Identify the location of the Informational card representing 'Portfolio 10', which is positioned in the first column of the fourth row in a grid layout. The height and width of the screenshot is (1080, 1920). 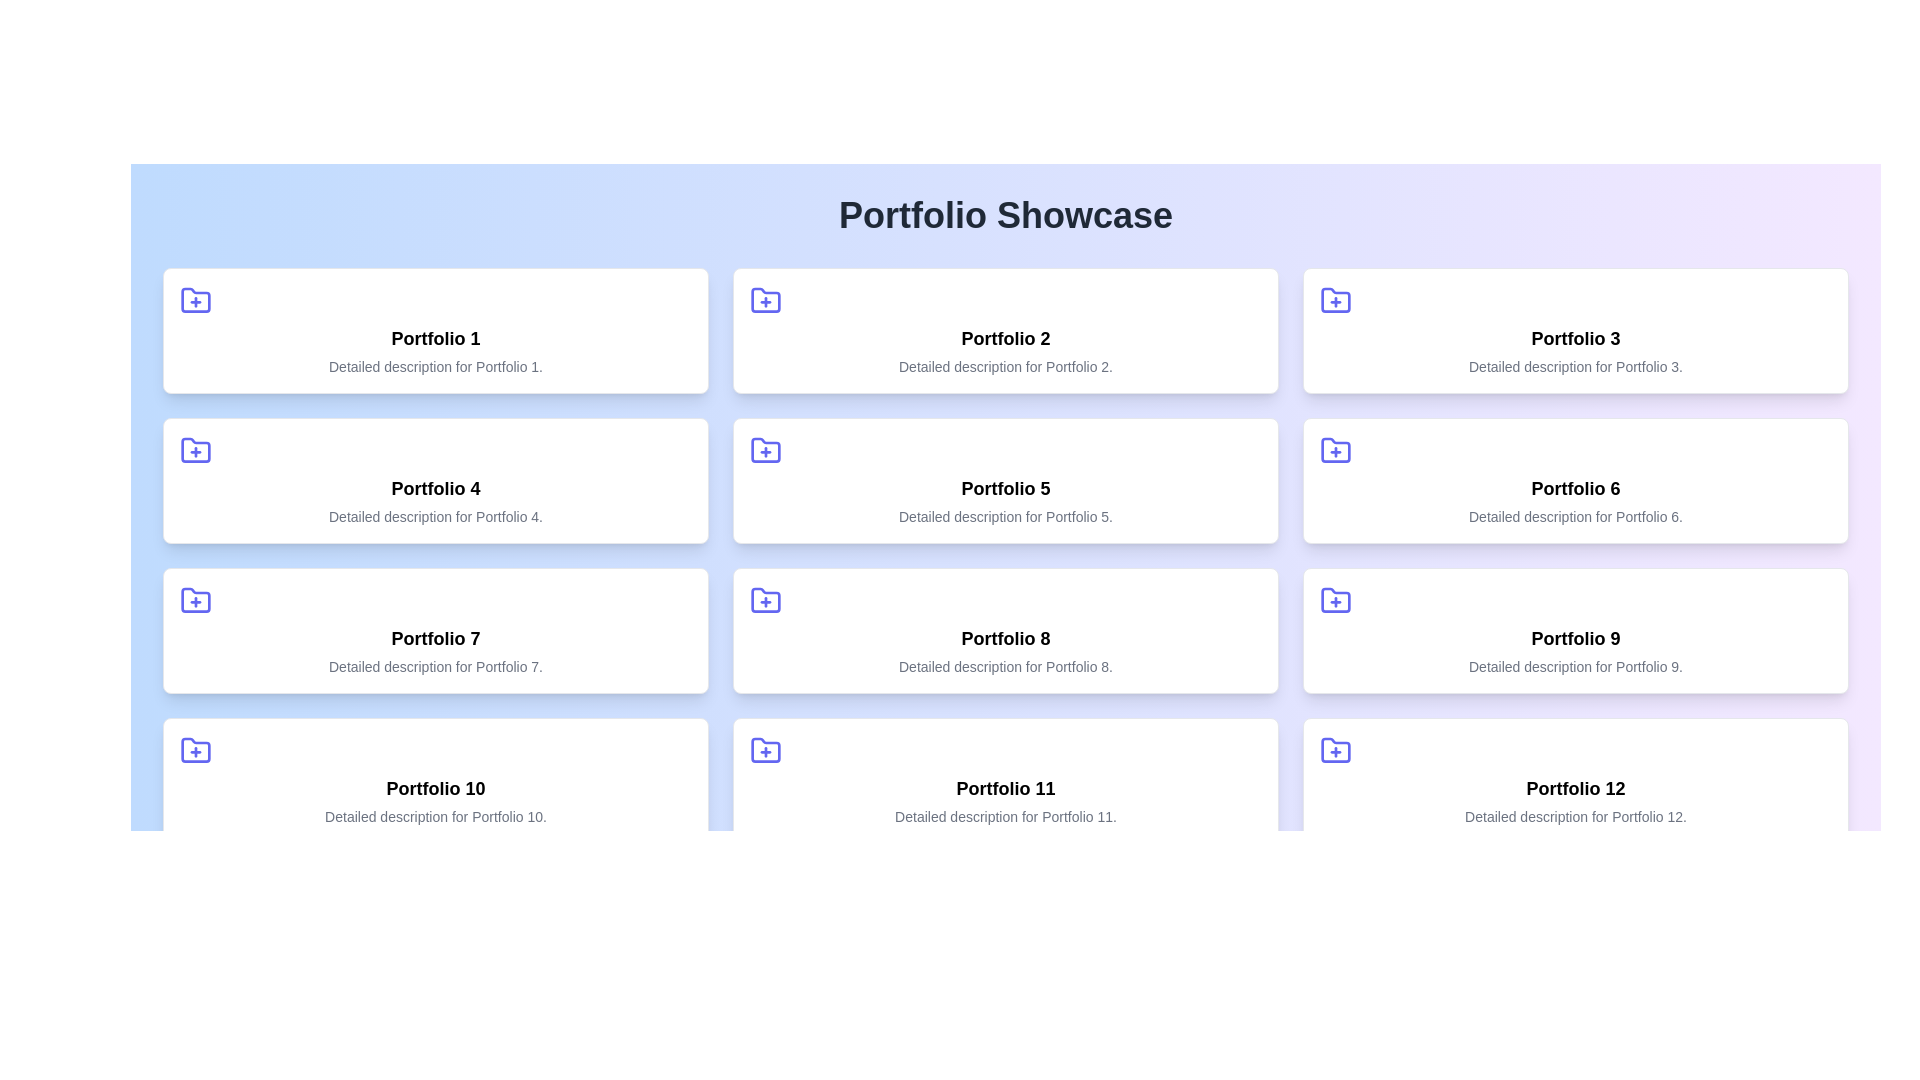
(435, 779).